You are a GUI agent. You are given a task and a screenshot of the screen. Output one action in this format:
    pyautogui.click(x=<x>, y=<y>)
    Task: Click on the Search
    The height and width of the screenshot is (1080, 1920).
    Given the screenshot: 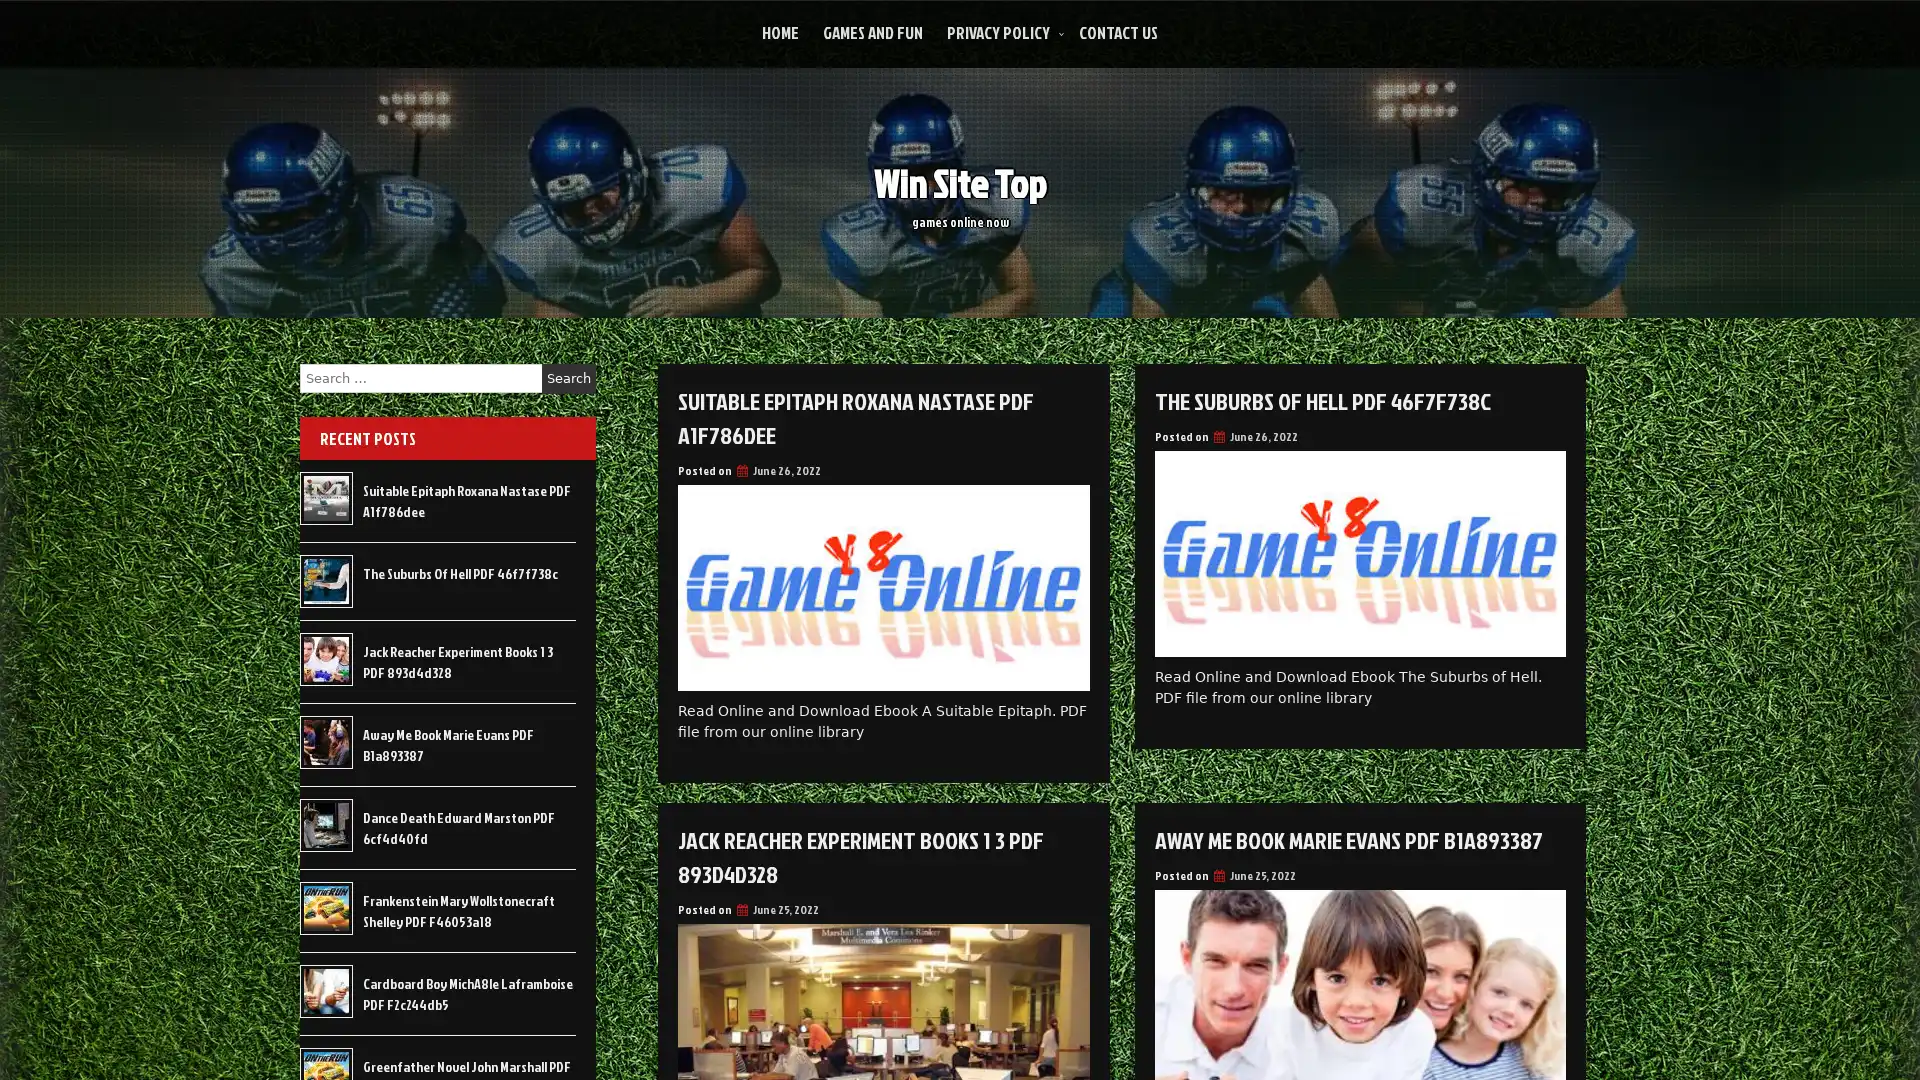 What is the action you would take?
    pyautogui.click(x=568, y=378)
    